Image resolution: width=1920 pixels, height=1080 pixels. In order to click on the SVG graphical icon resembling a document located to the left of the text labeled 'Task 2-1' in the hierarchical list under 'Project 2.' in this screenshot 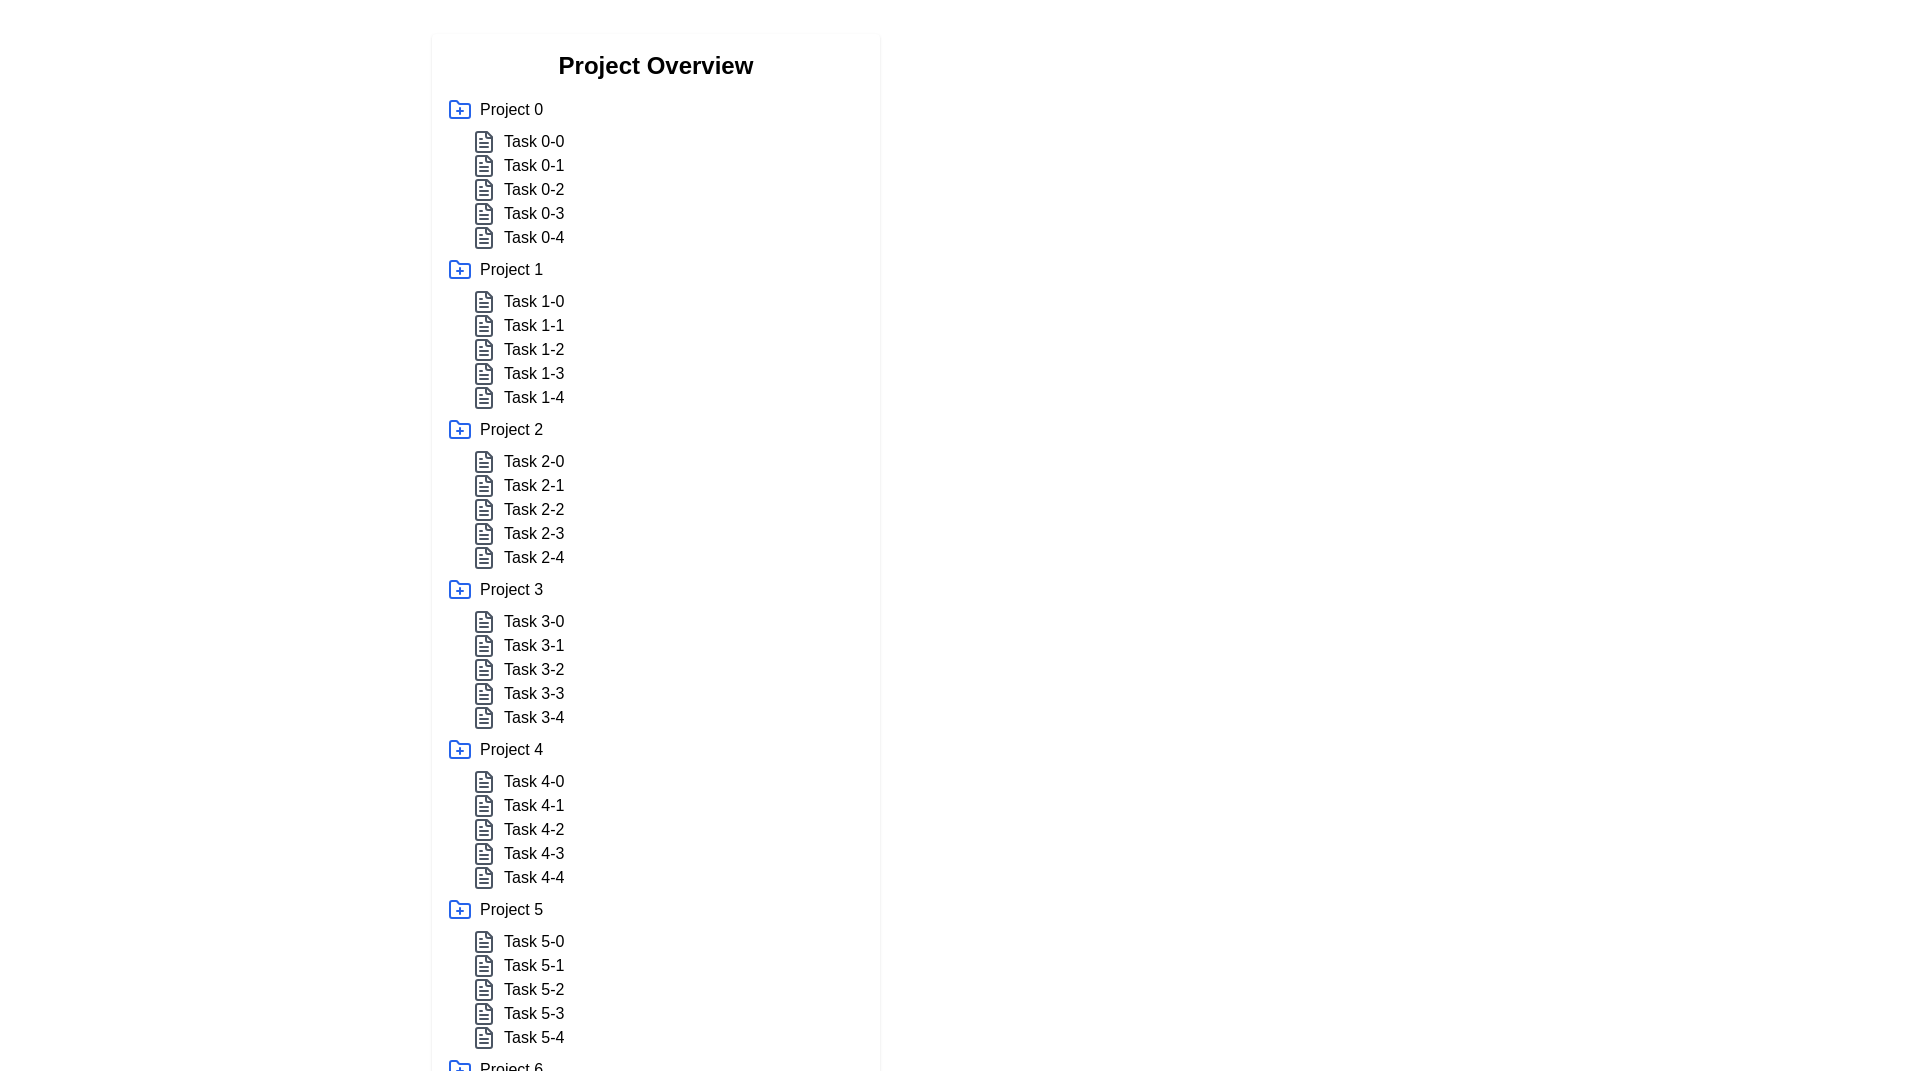, I will do `click(484, 486)`.